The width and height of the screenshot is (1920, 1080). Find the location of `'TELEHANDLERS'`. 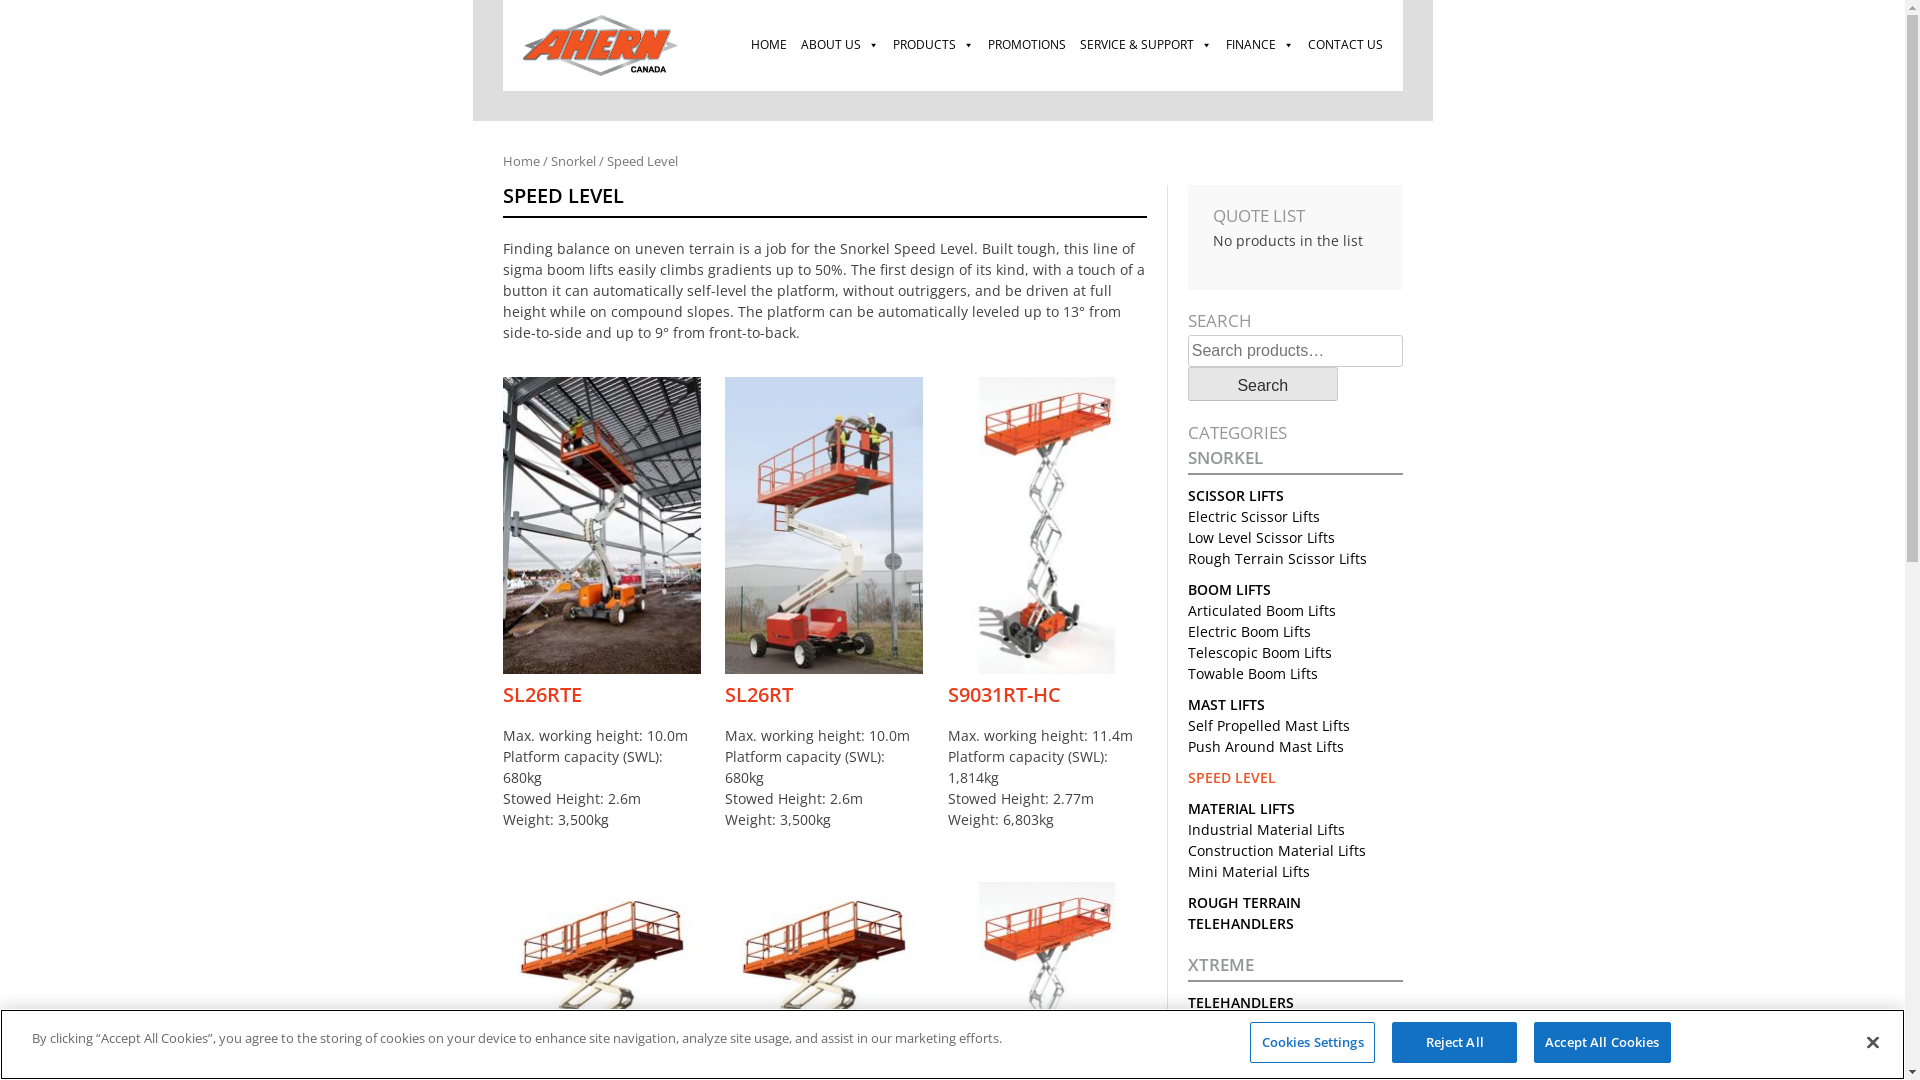

'TELEHANDLERS' is located at coordinates (1240, 1002).